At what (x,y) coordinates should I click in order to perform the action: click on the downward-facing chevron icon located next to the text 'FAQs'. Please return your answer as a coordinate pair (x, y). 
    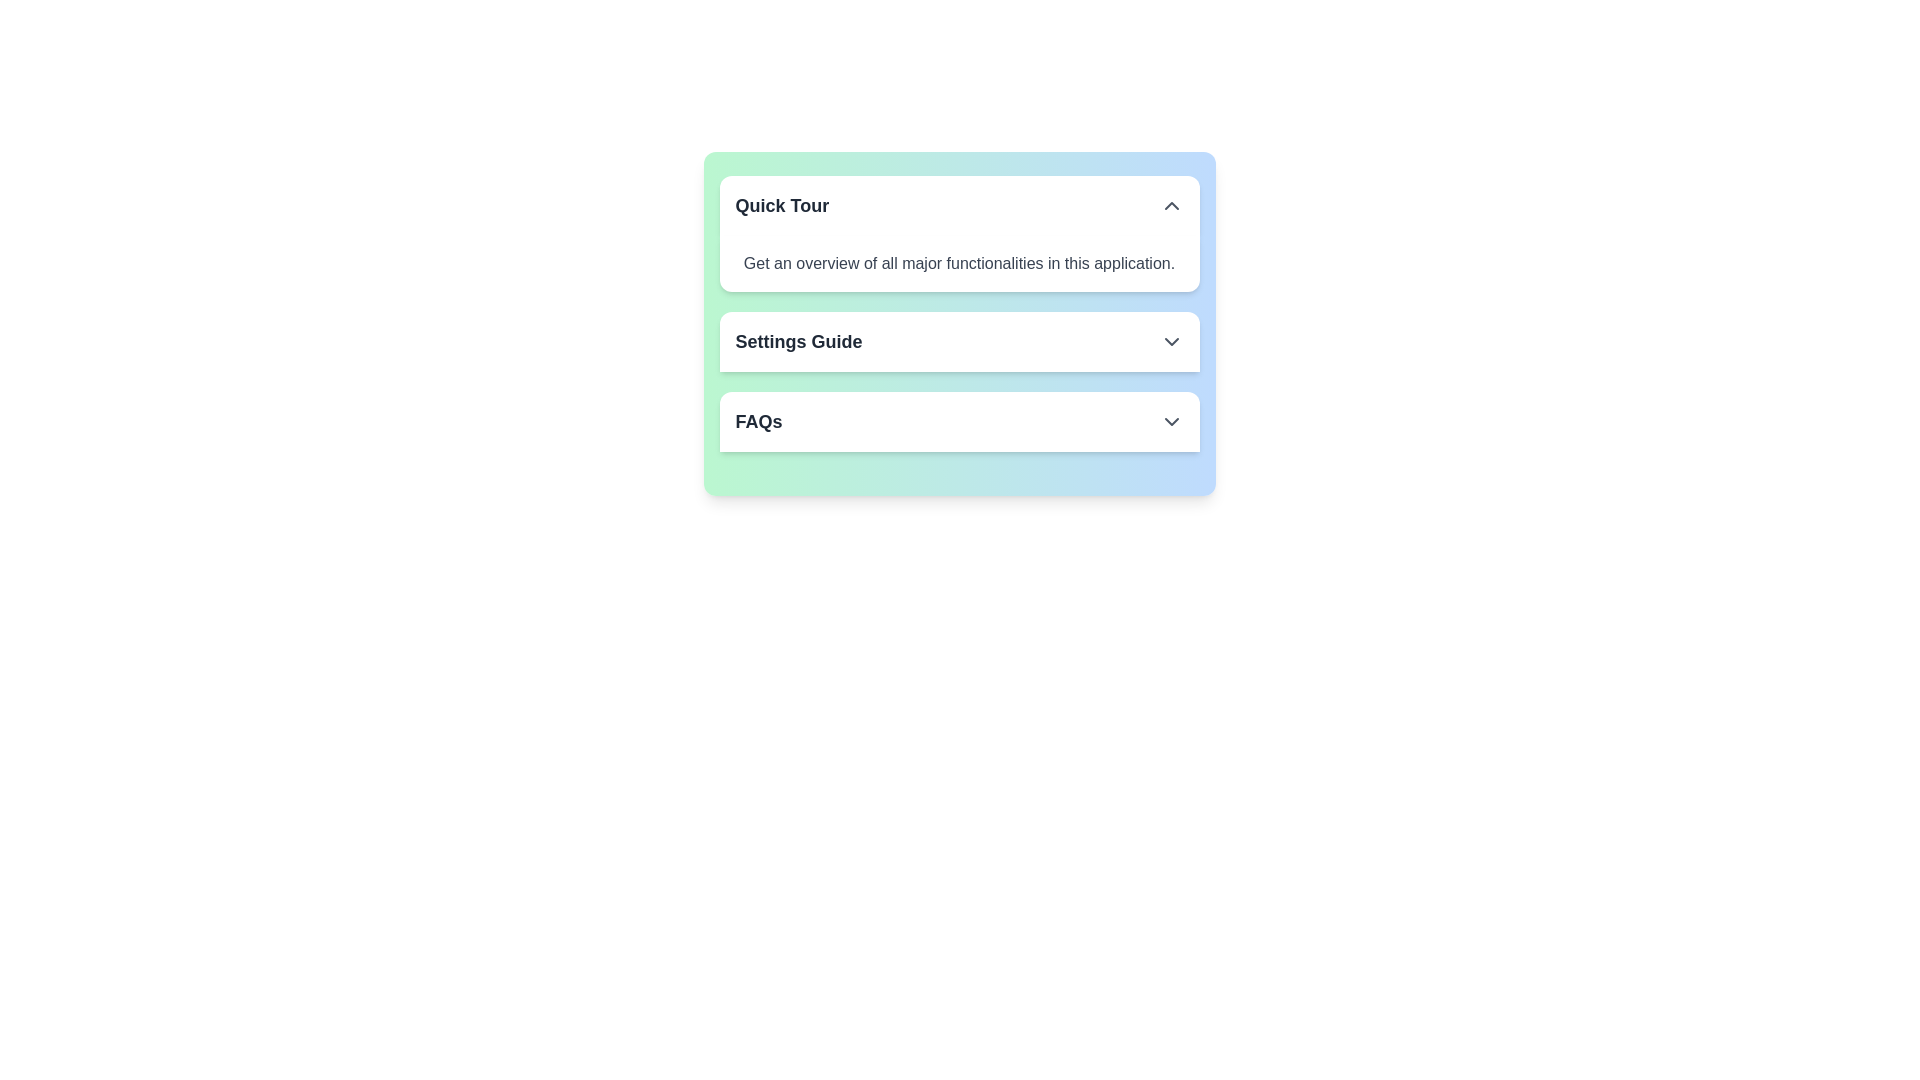
    Looking at the image, I should click on (1171, 420).